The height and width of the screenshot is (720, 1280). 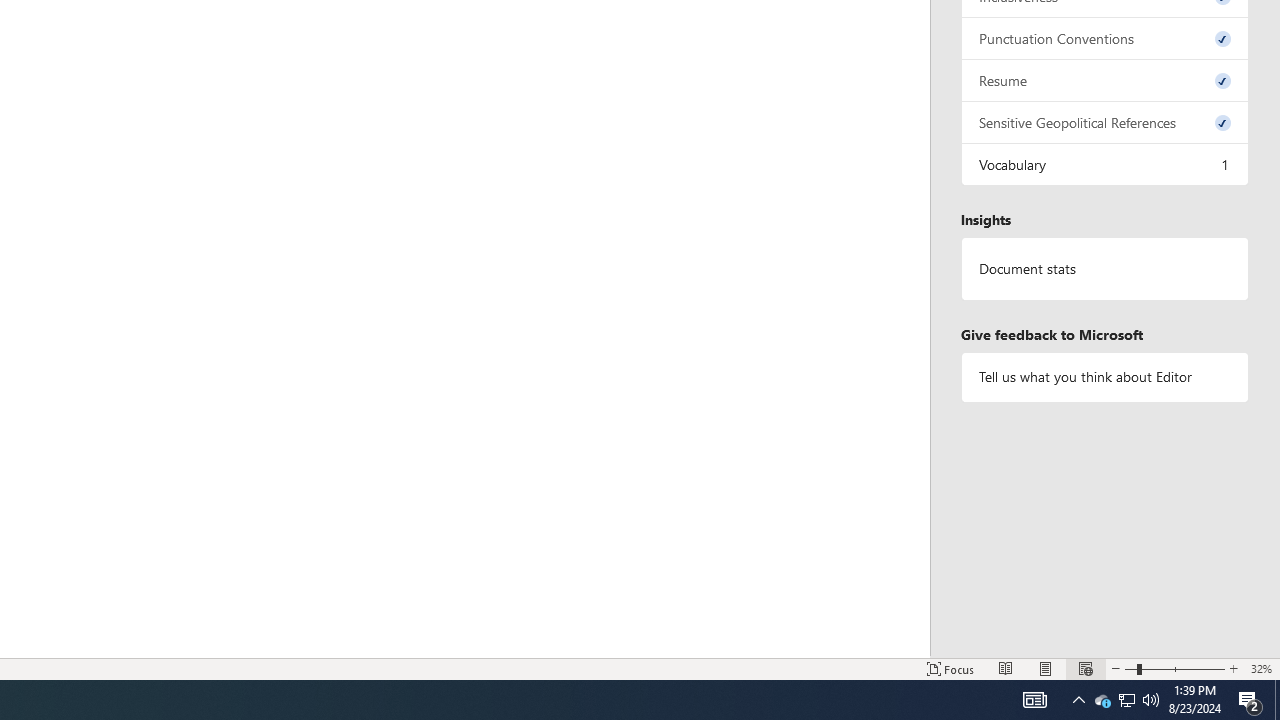 I want to click on 'Resume, 0 issues. Press space or enter to review items.', so click(x=1104, y=79).